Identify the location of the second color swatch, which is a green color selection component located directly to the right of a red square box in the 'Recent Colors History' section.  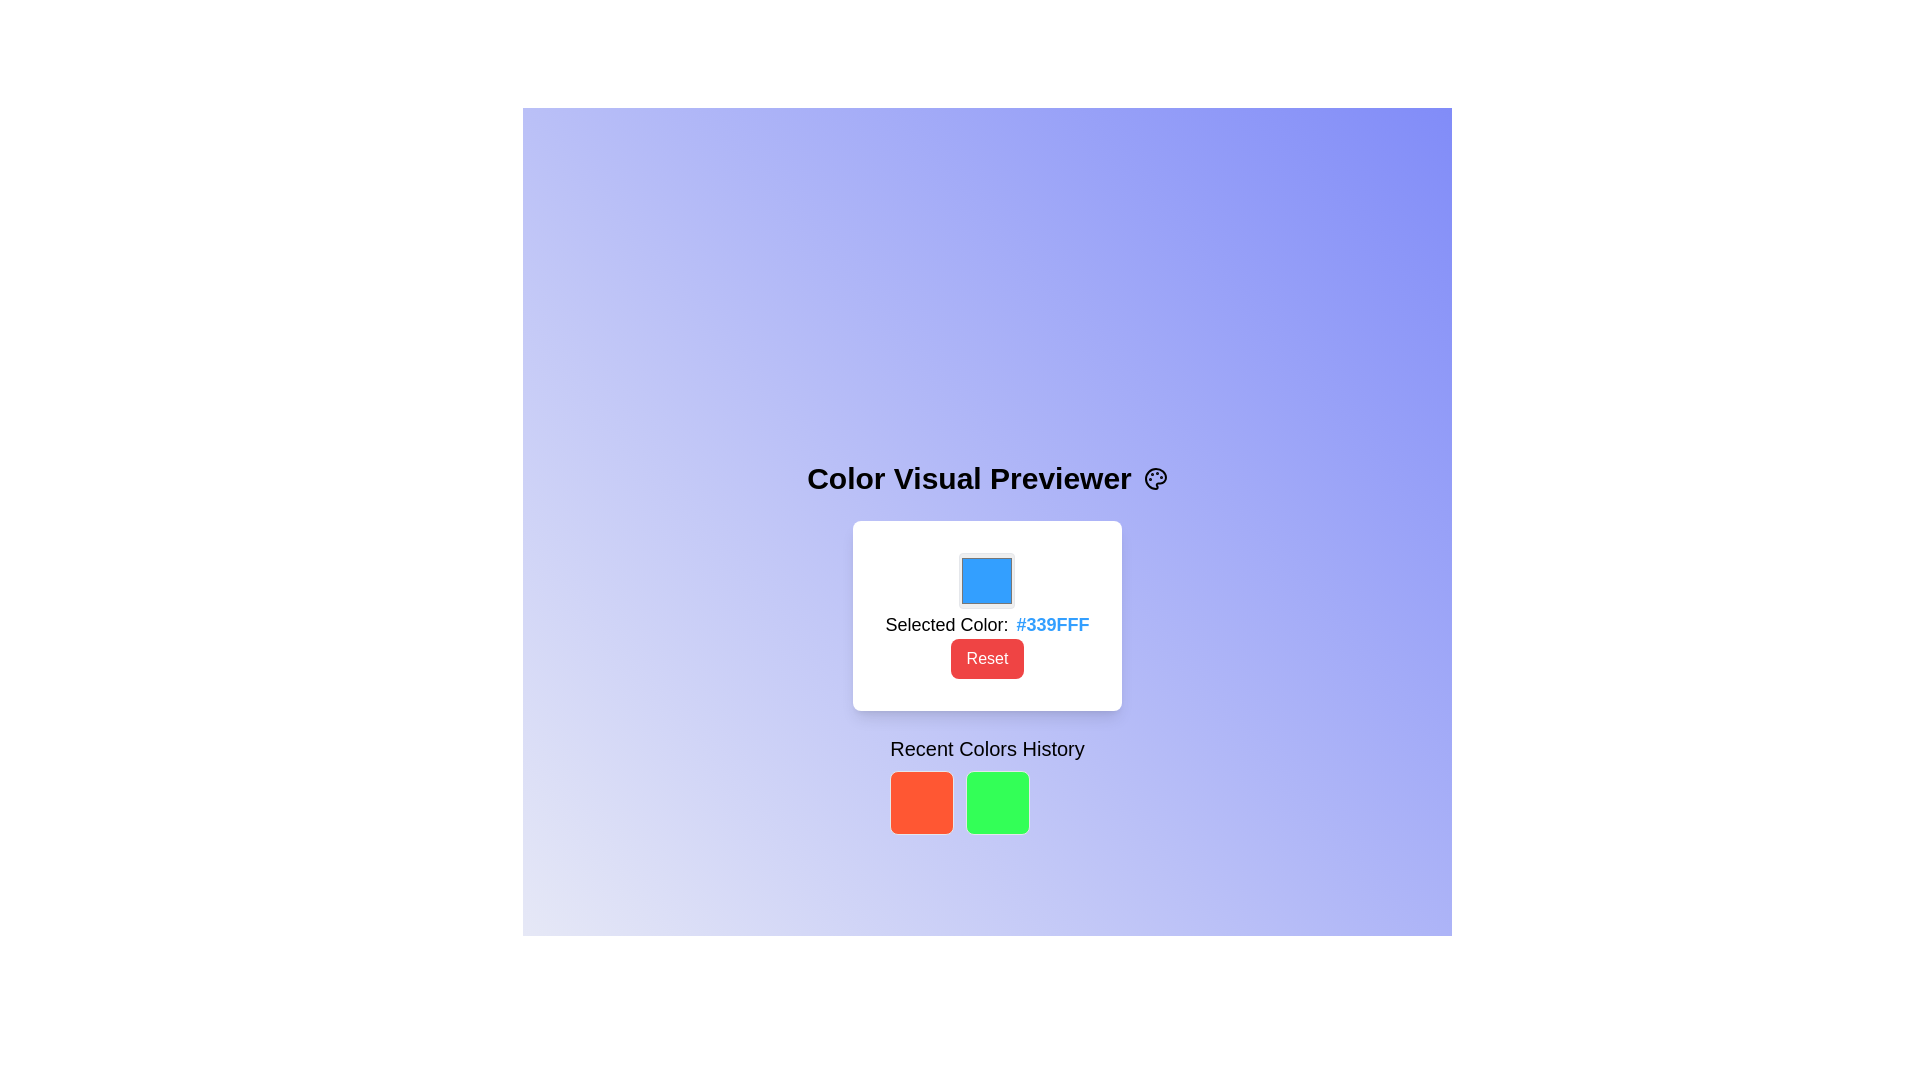
(998, 801).